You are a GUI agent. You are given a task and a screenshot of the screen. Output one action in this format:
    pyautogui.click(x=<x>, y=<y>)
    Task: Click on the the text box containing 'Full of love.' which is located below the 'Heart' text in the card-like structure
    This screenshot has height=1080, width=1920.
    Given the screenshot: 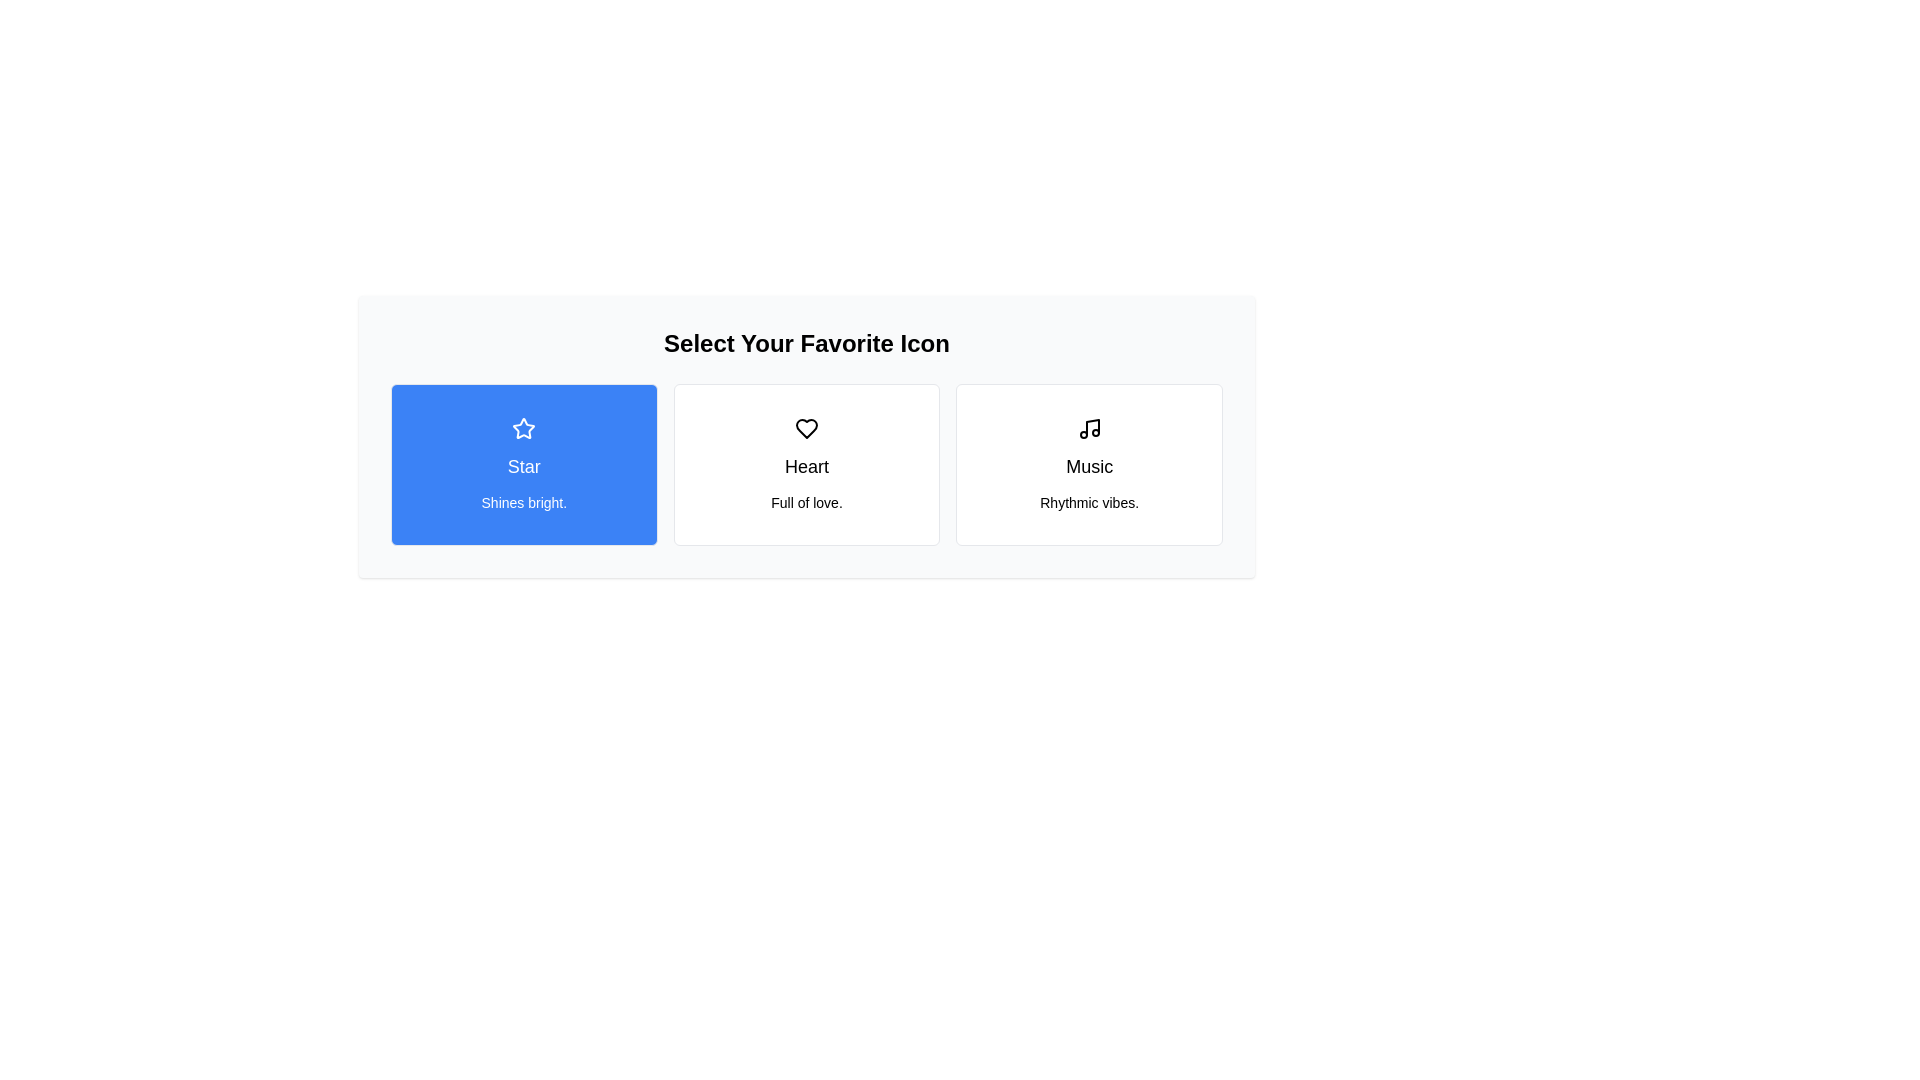 What is the action you would take?
    pyautogui.click(x=806, y=501)
    